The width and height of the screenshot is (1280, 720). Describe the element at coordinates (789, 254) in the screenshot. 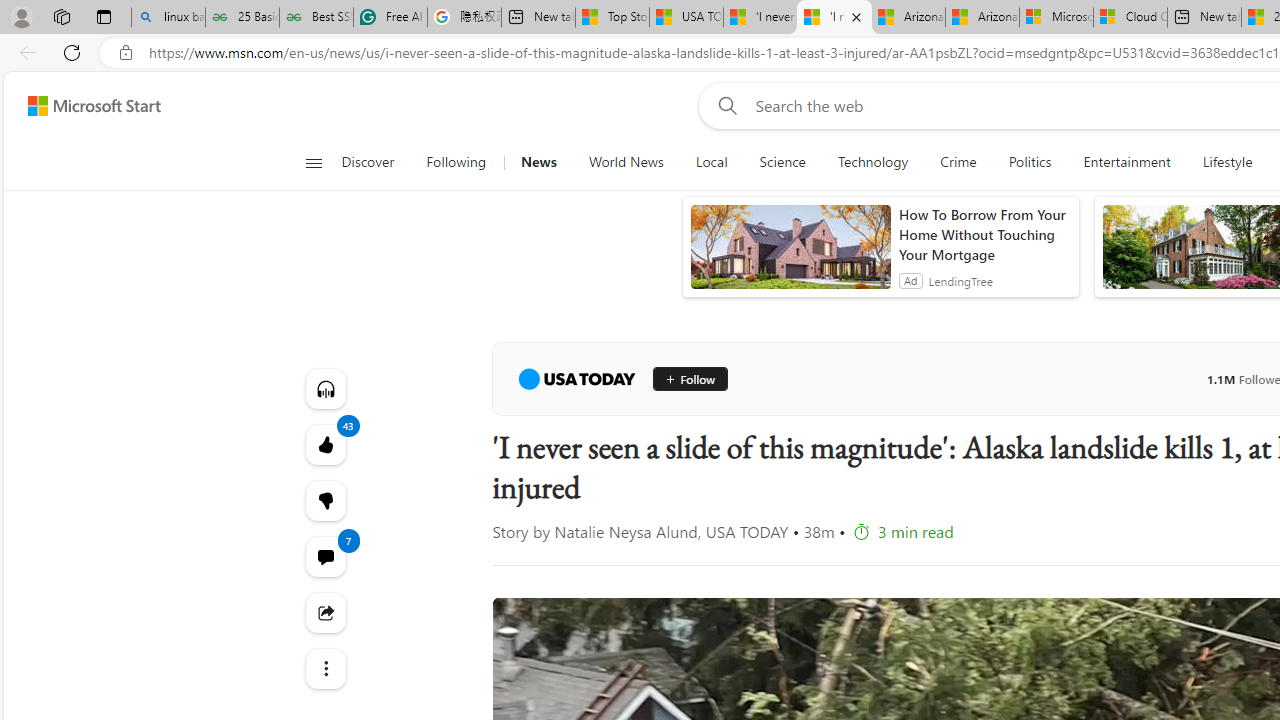

I see `'anim-content'` at that location.